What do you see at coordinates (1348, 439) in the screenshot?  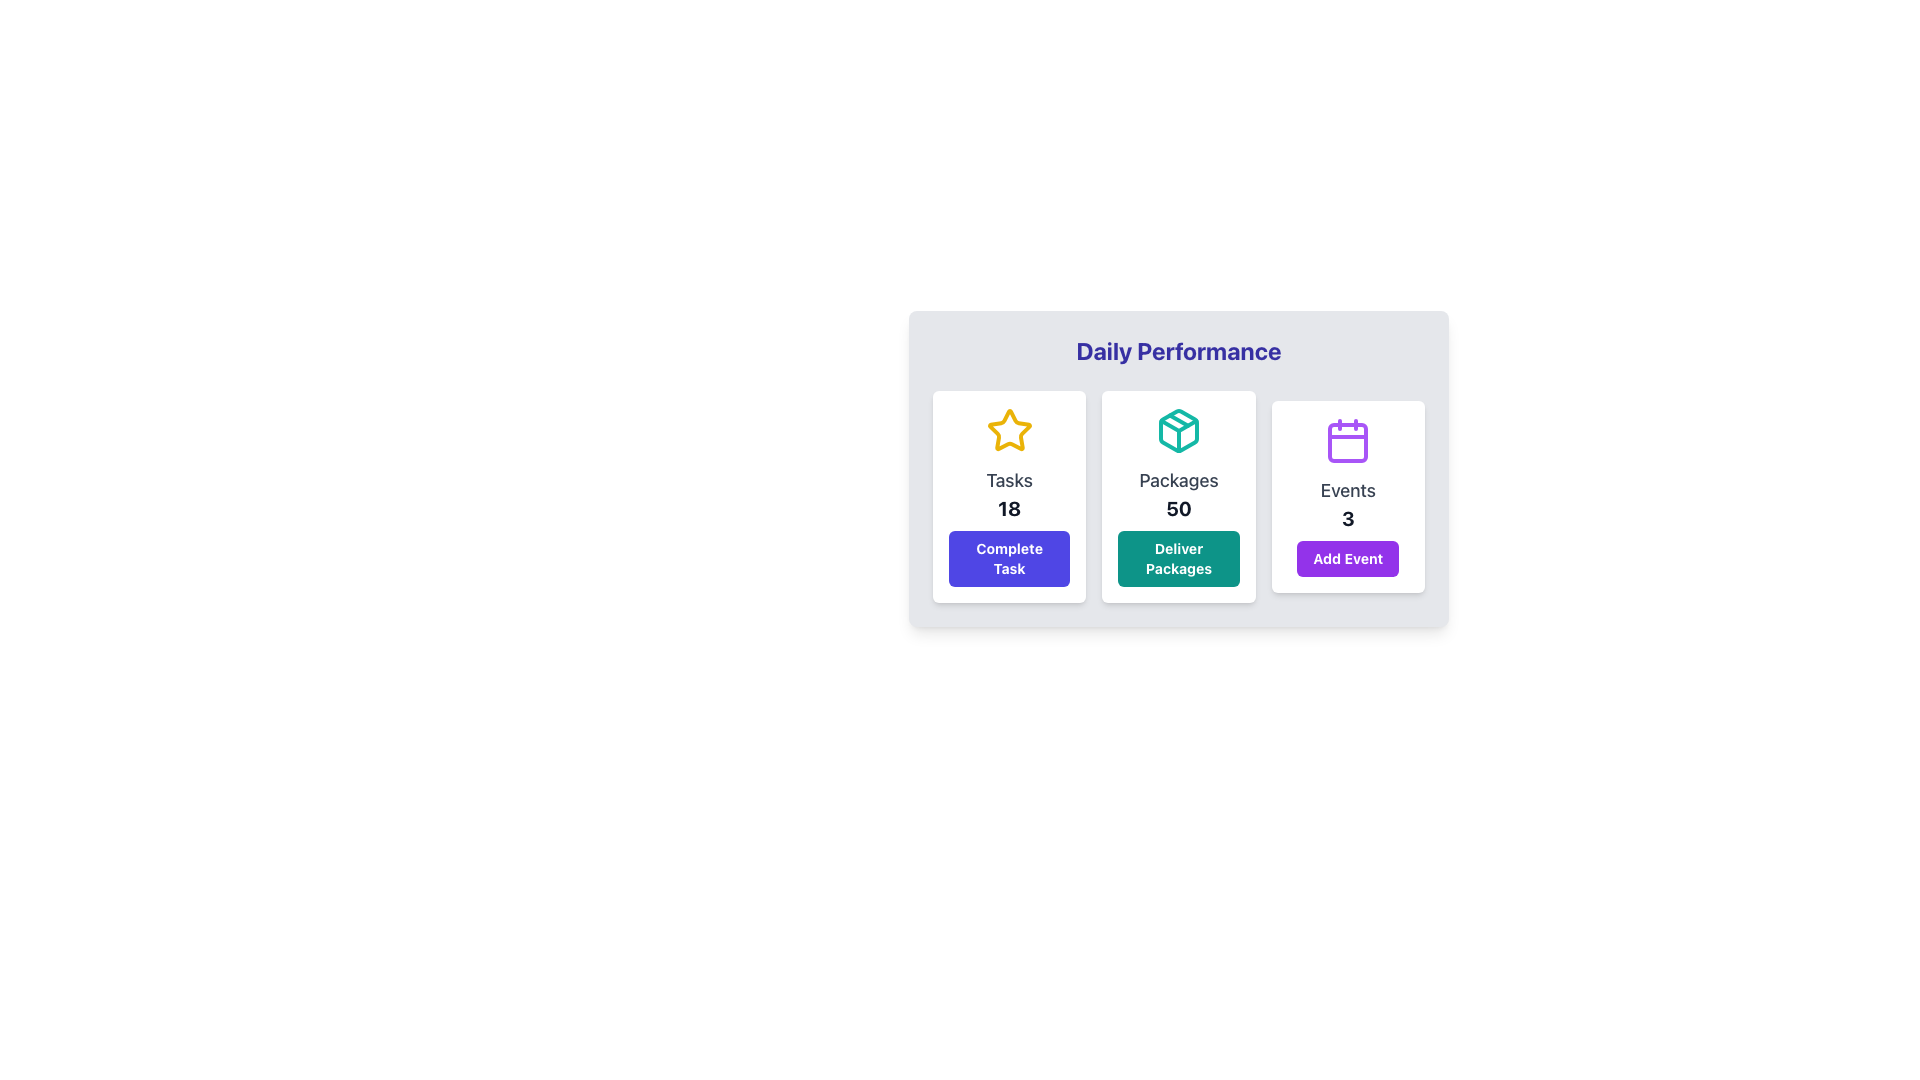 I see `the calendar icon with a purple outline located in the third block of the 'Daily Performance' section, above the text 'Events' and to the left of the number '3'` at bounding box center [1348, 439].